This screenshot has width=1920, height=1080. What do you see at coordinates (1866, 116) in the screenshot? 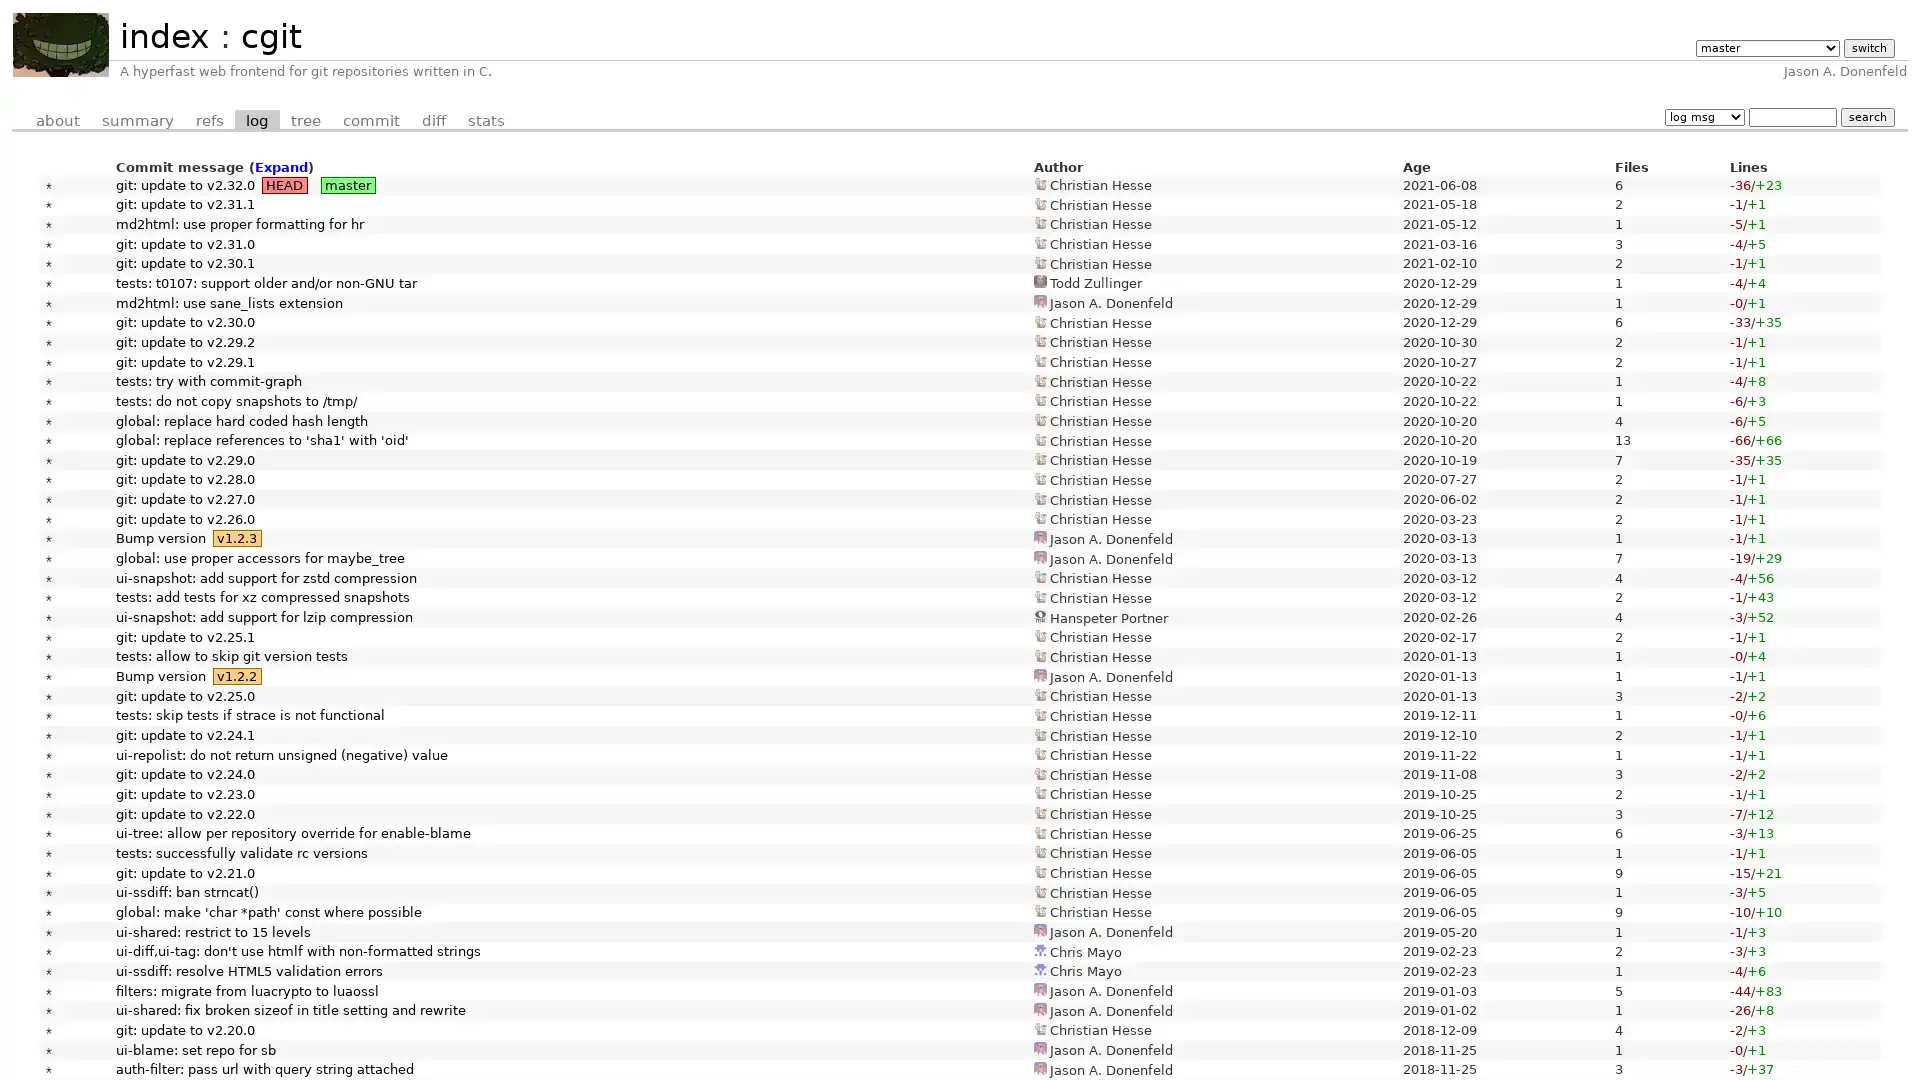
I see `search` at bounding box center [1866, 116].